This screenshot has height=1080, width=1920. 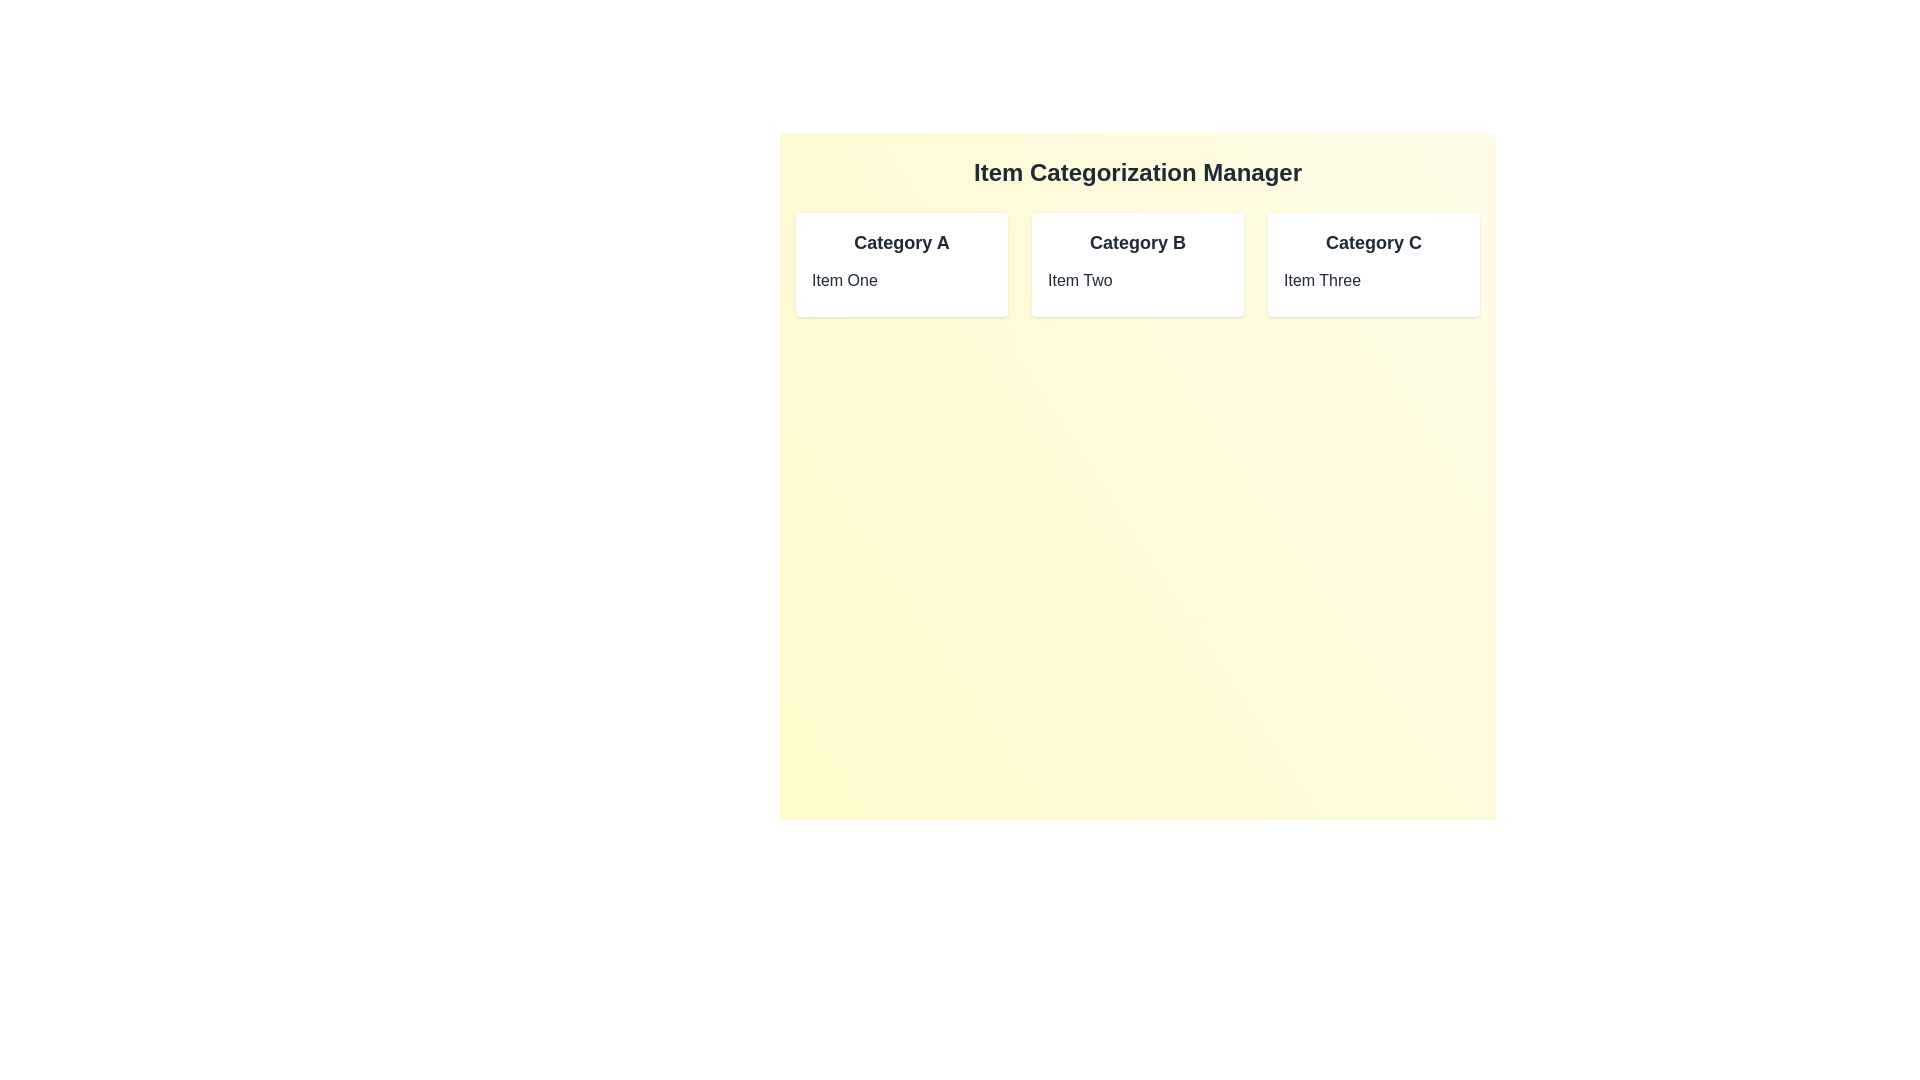 I want to click on the item named Item Three to select it, so click(x=1372, y=281).